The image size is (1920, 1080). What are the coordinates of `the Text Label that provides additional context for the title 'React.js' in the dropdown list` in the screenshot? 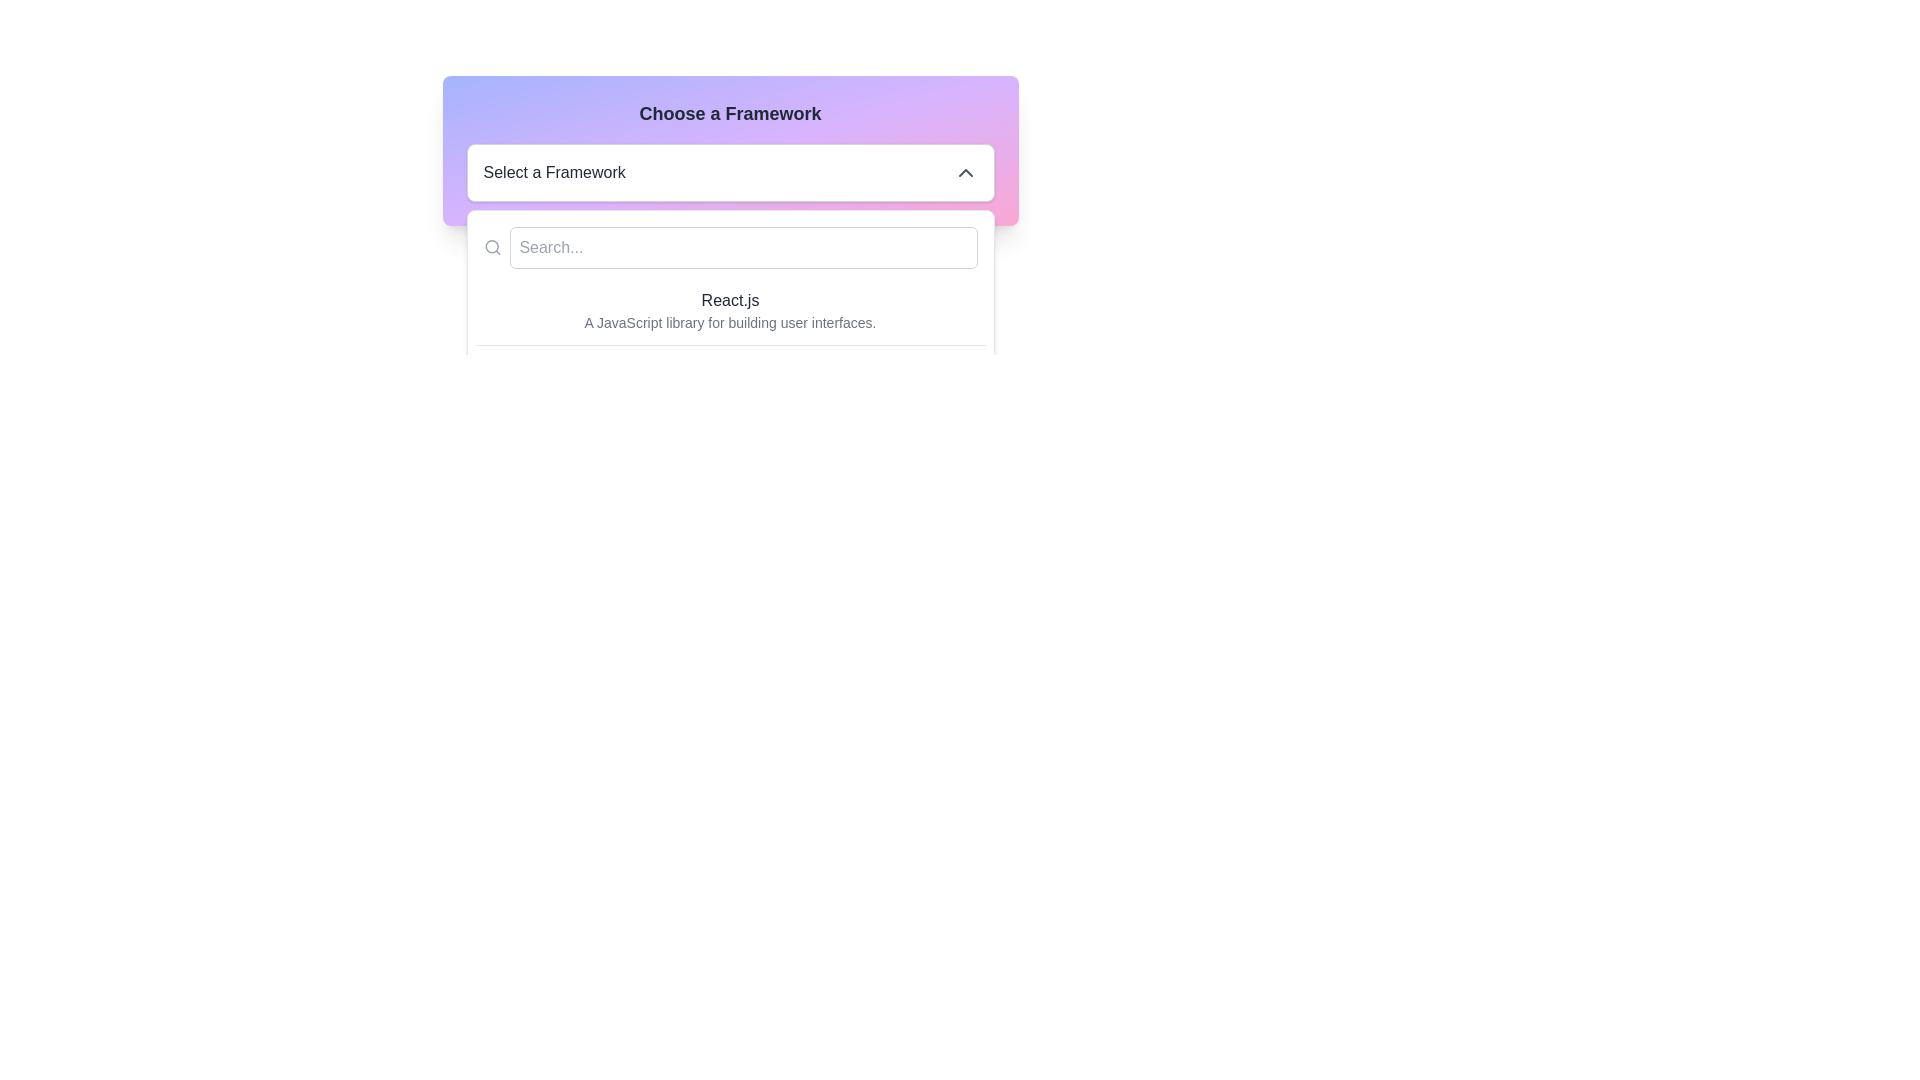 It's located at (729, 322).